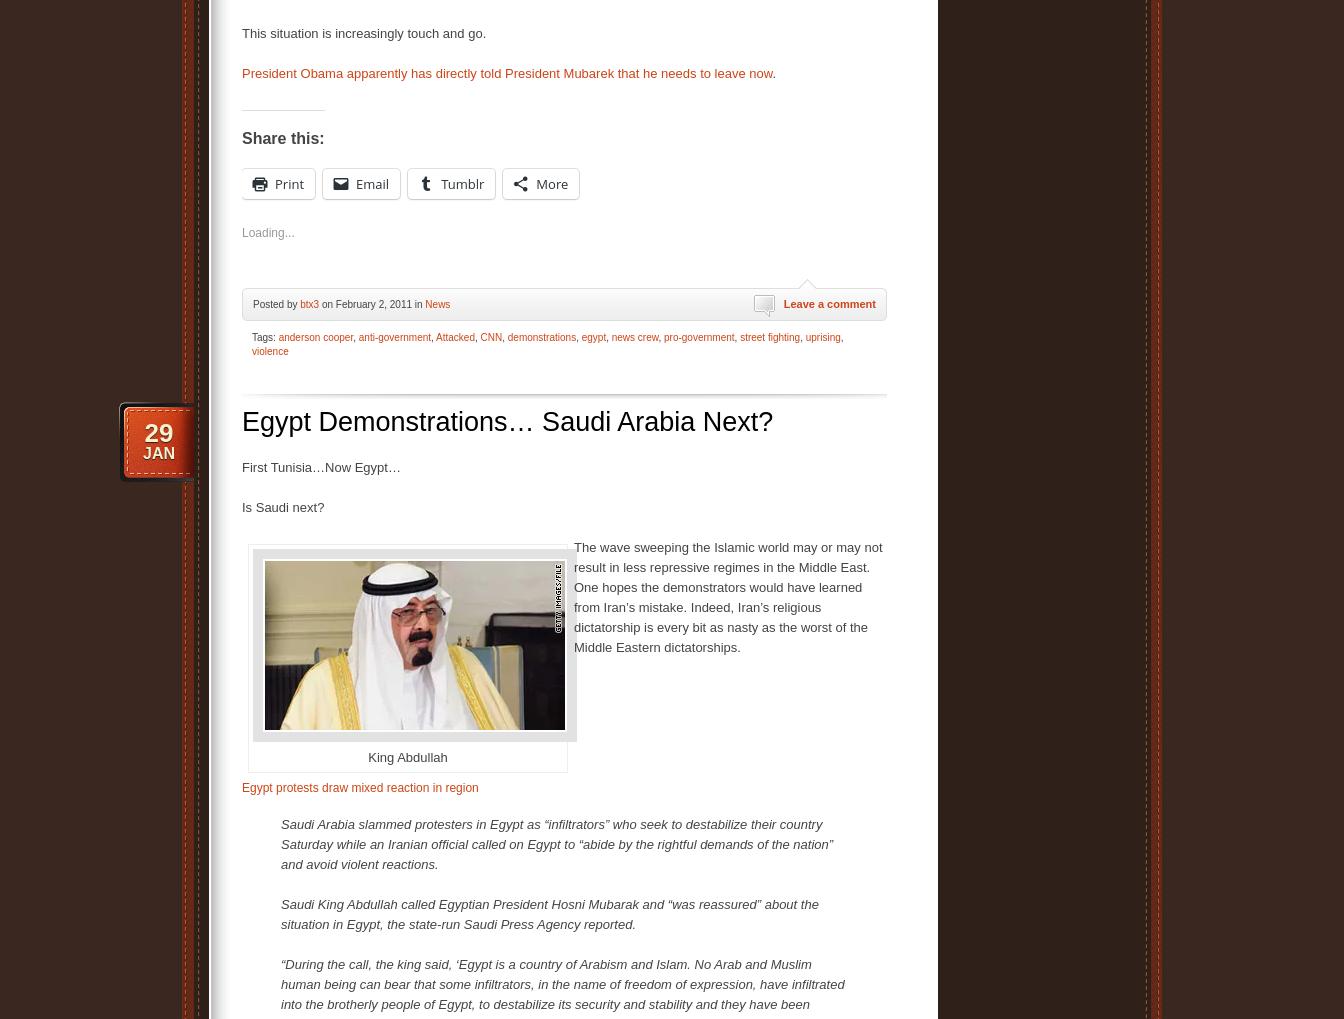  I want to click on 'President Obama apparently has directly told President Mubarek that he needs to leave now', so click(506, 72).